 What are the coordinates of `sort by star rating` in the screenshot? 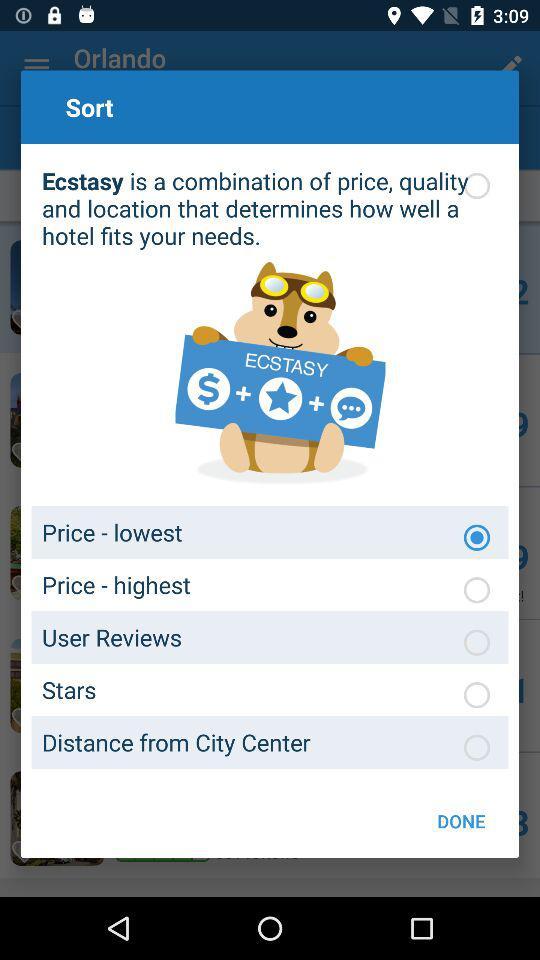 It's located at (475, 695).